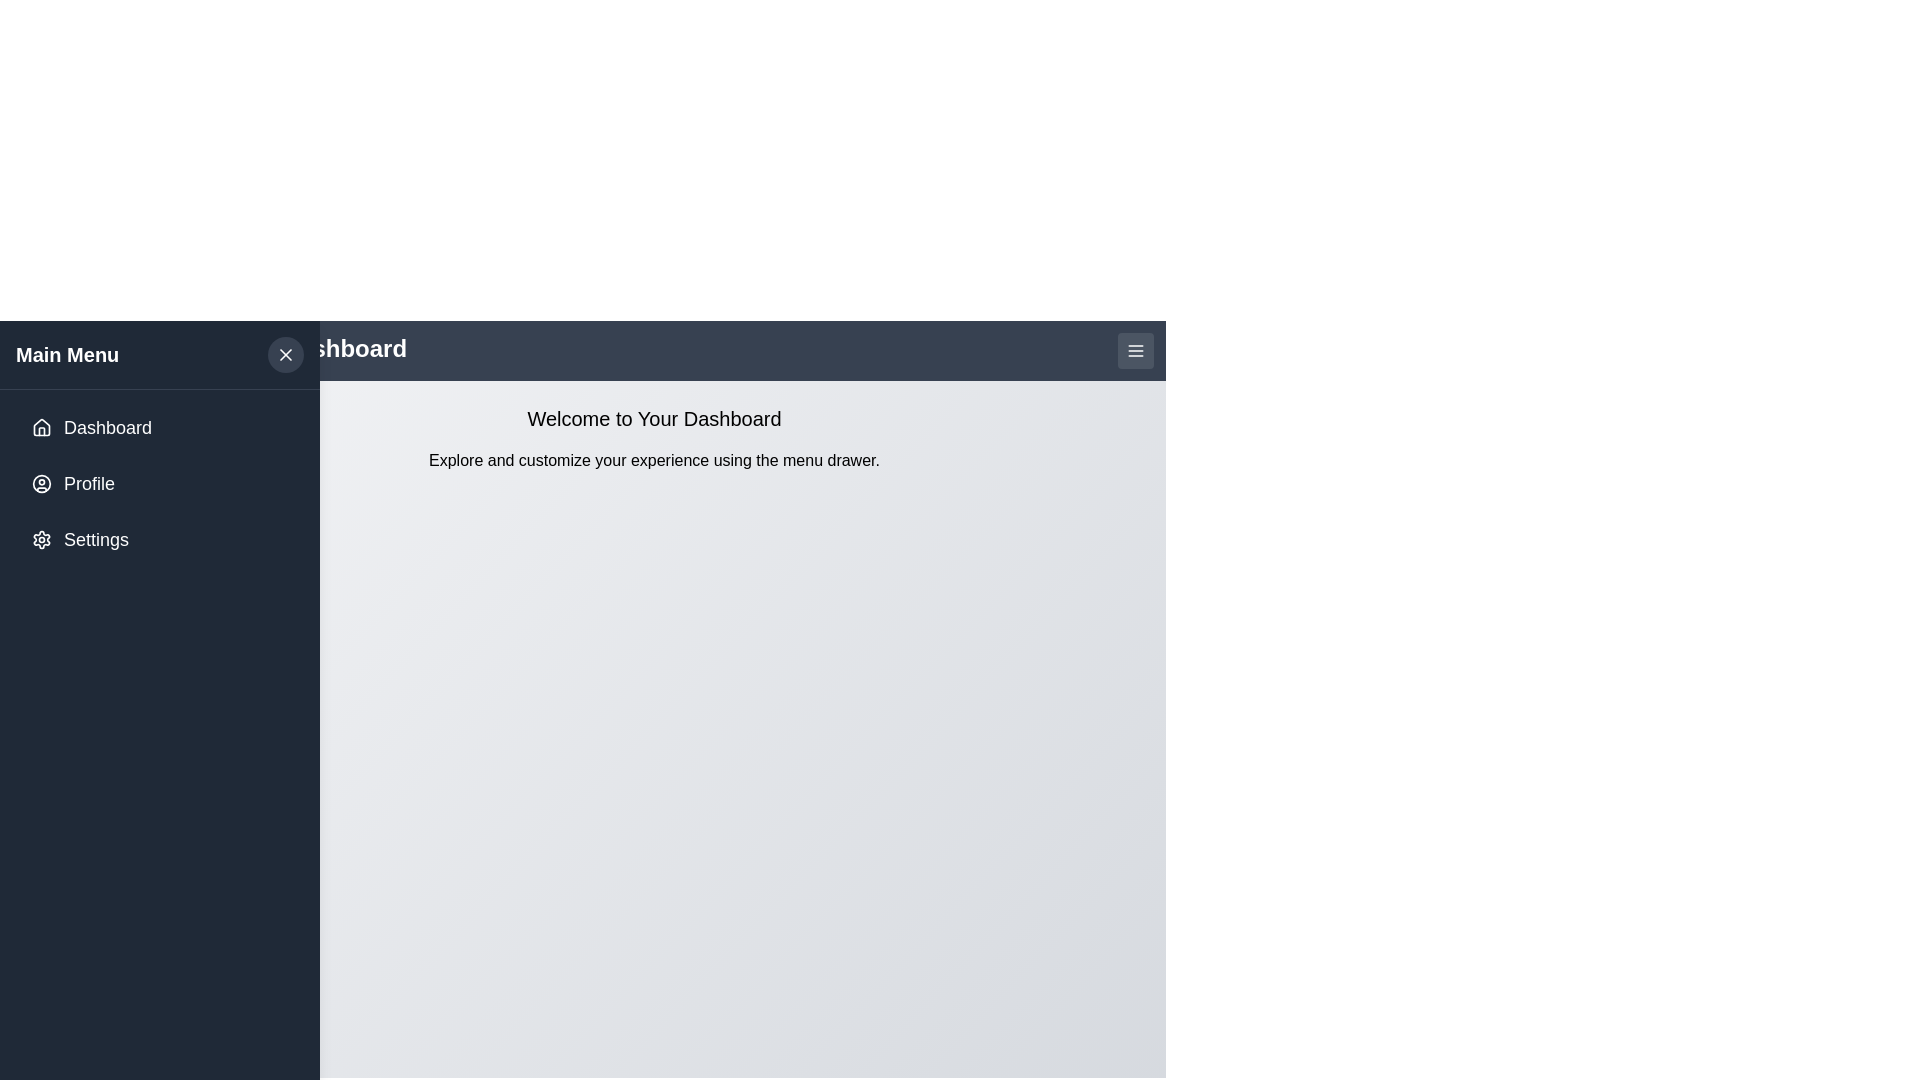 This screenshot has width=1920, height=1080. I want to click on text from the sidebar menu title label located at the top-left corner of the sidebar, so click(67, 353).